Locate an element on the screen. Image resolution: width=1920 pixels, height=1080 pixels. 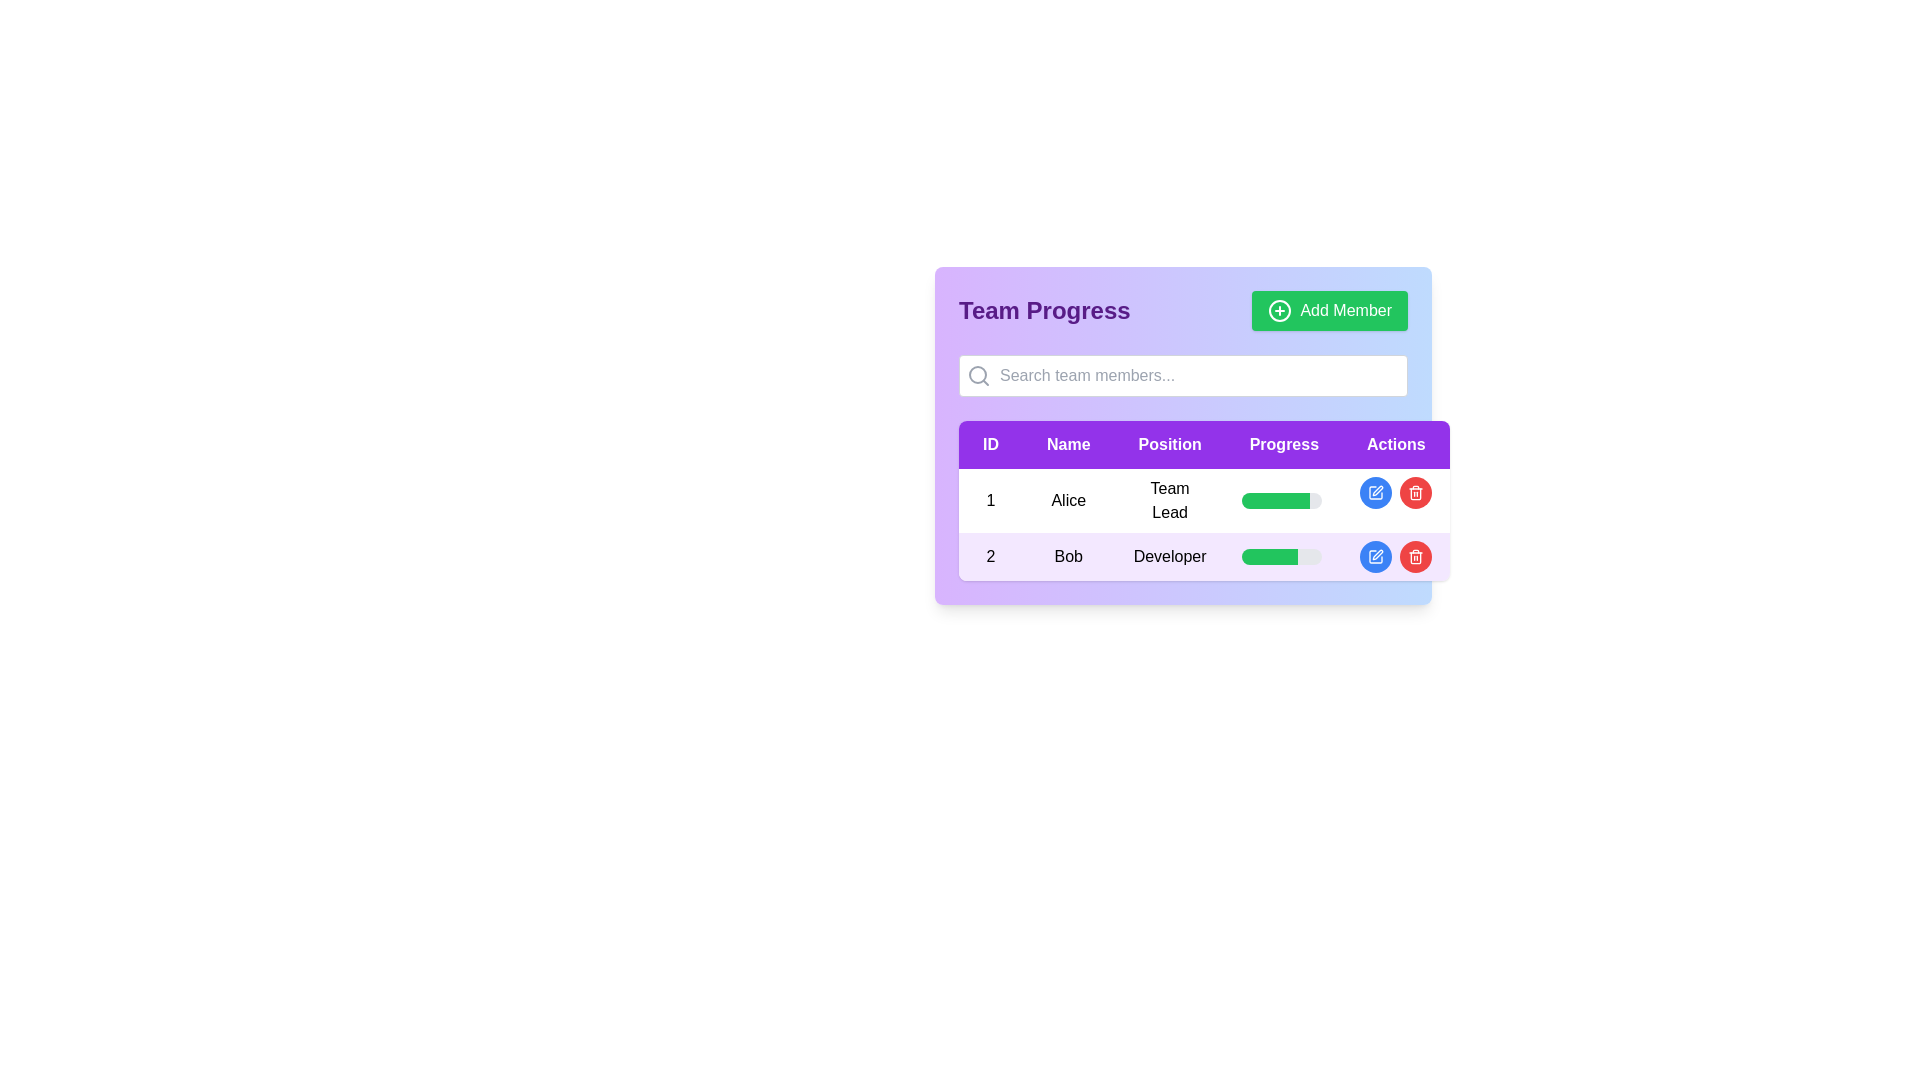
the 'ID' column header with a vivid purple background in the Team Progress panel to initiate sorting is located at coordinates (990, 443).